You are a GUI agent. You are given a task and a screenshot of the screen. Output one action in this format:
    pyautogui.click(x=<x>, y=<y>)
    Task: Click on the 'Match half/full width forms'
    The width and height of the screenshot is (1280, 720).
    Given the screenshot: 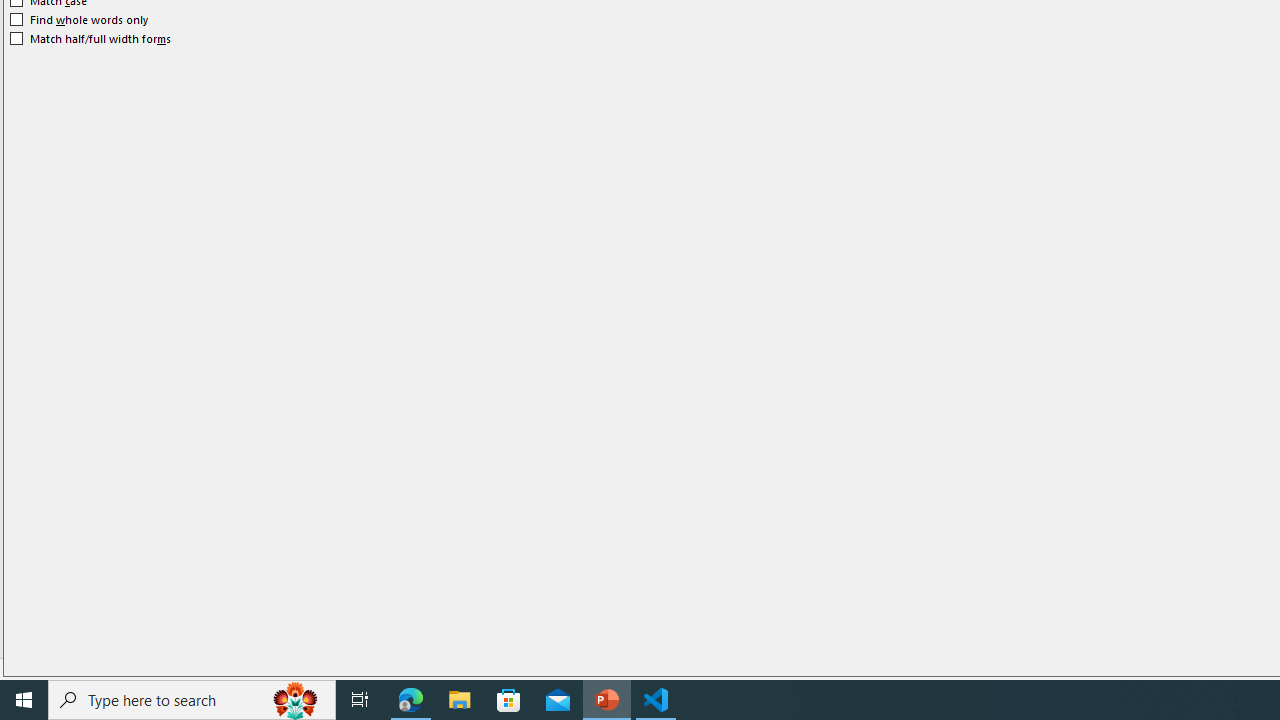 What is the action you would take?
    pyautogui.click(x=90, y=38)
    